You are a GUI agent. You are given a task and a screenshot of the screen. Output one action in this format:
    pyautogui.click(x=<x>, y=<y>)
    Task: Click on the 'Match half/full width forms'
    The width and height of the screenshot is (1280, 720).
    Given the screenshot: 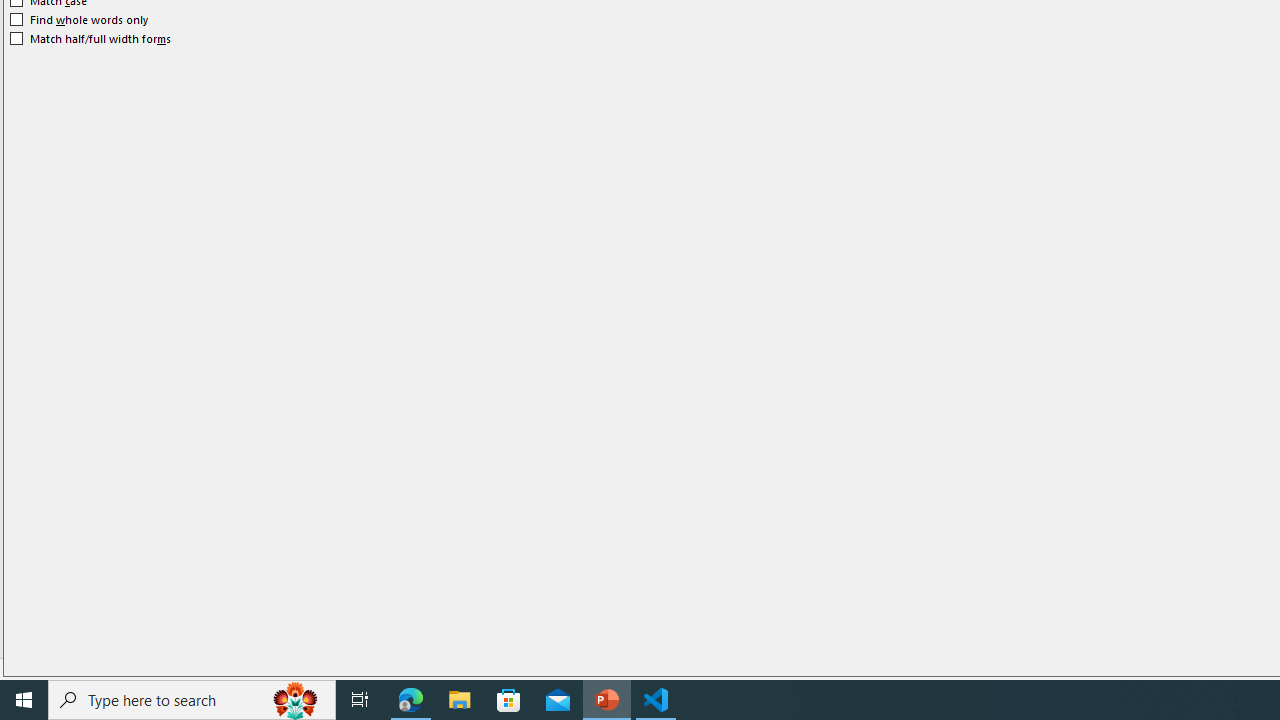 What is the action you would take?
    pyautogui.click(x=90, y=38)
    